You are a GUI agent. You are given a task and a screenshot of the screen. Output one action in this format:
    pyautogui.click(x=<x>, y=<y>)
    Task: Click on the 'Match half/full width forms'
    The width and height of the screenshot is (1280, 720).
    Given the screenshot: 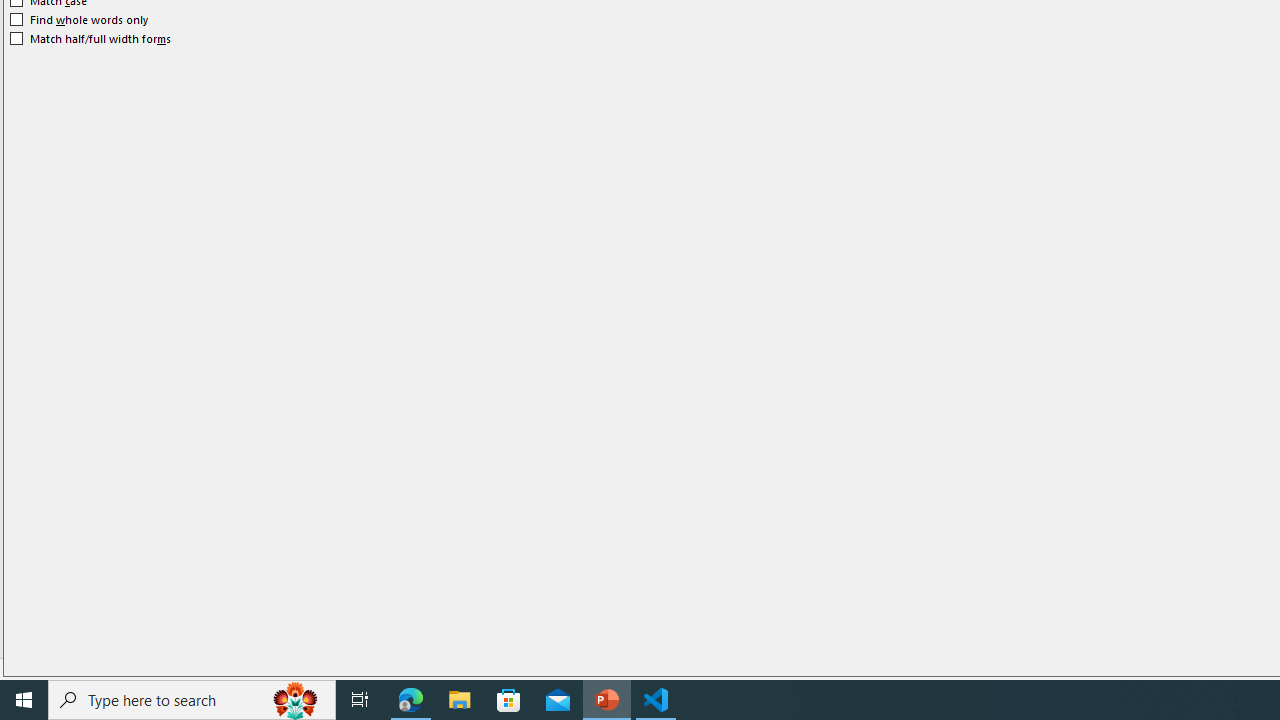 What is the action you would take?
    pyautogui.click(x=90, y=38)
    